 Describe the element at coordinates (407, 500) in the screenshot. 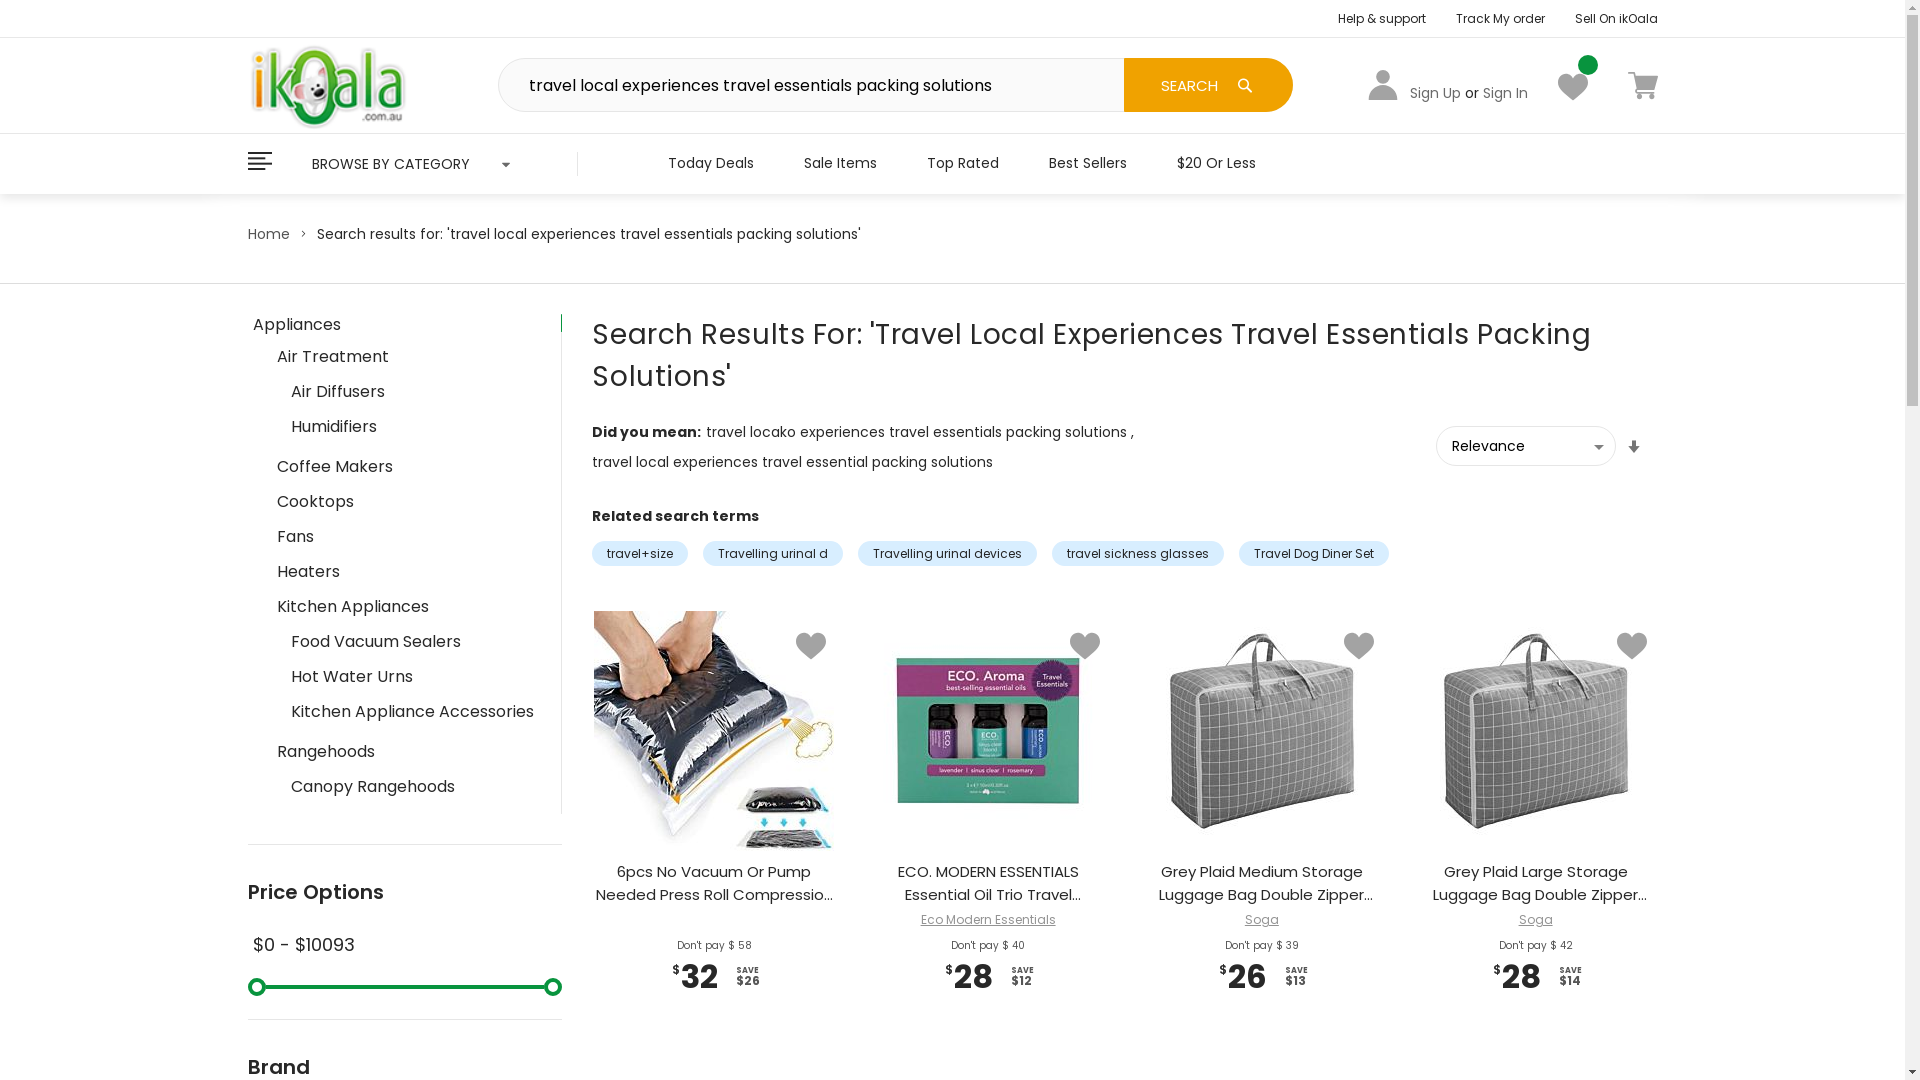

I see `'Cooktops'` at that location.